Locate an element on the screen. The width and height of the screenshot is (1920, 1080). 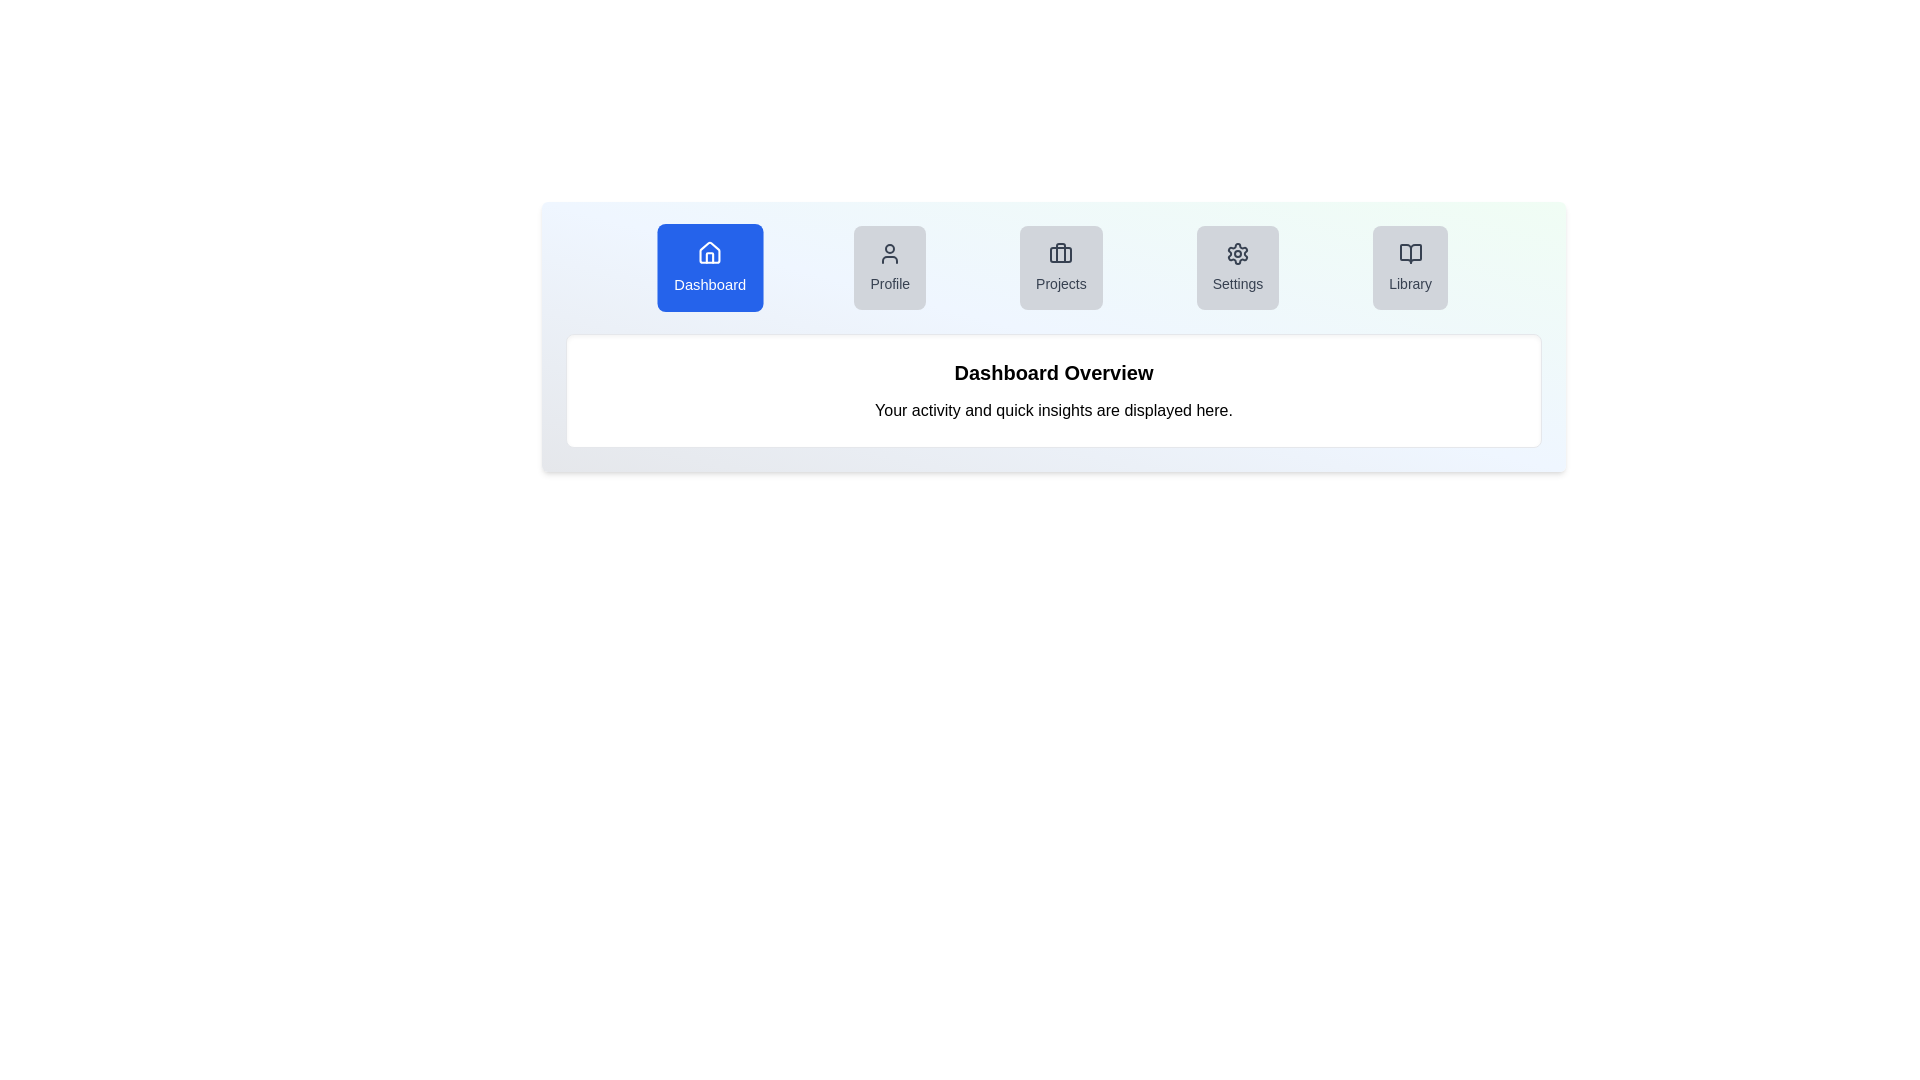
the 'Profile' button, which is the second button in a set of five horizontally-aligned buttons is located at coordinates (889, 266).